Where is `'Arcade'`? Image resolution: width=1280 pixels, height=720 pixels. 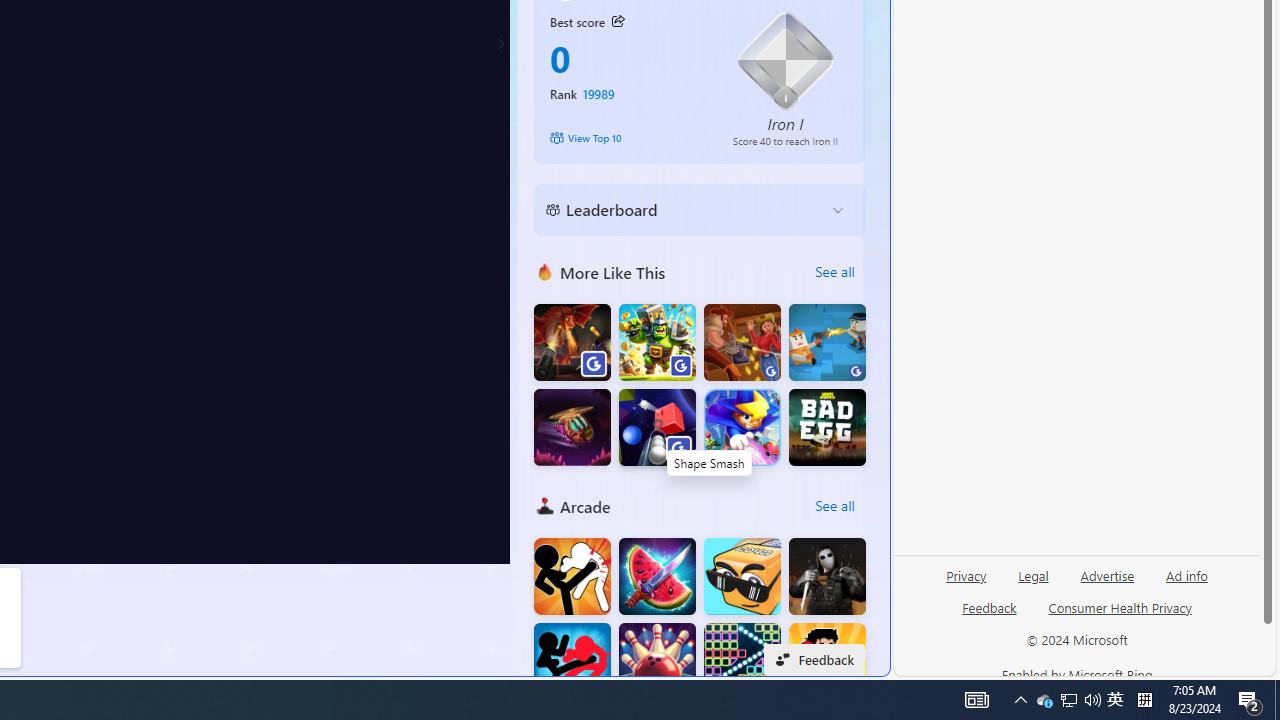
'Arcade' is located at coordinates (544, 505).